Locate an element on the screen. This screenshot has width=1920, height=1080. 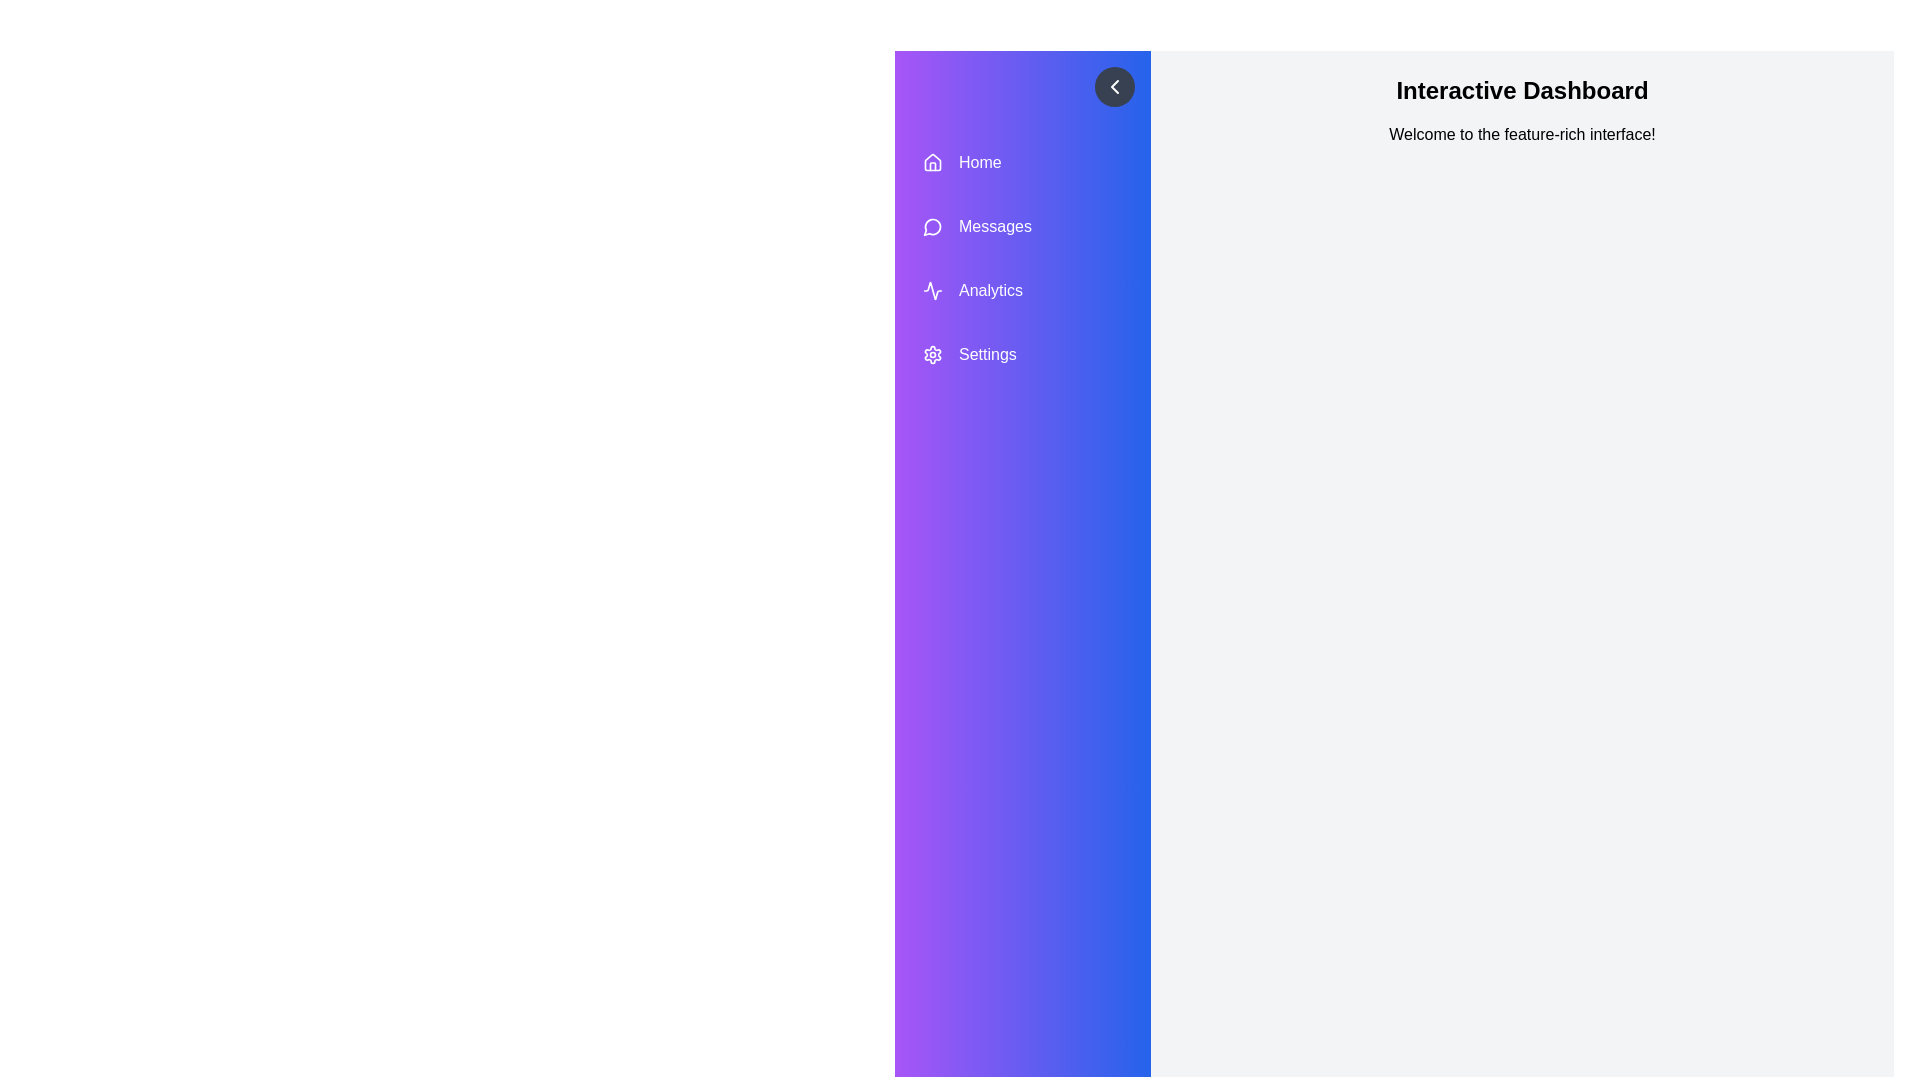
the menu item labeled Messages is located at coordinates (1022, 226).